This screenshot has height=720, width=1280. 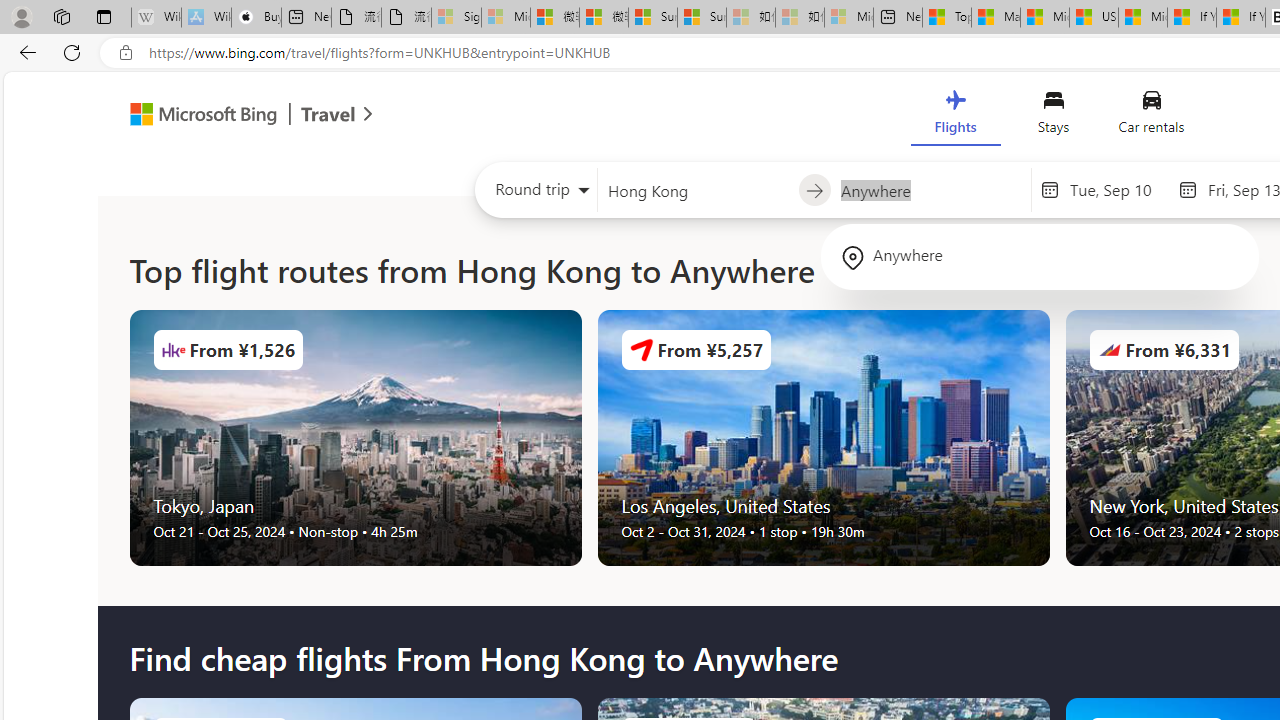 I want to click on 'Start Date', so click(x=1117, y=189).